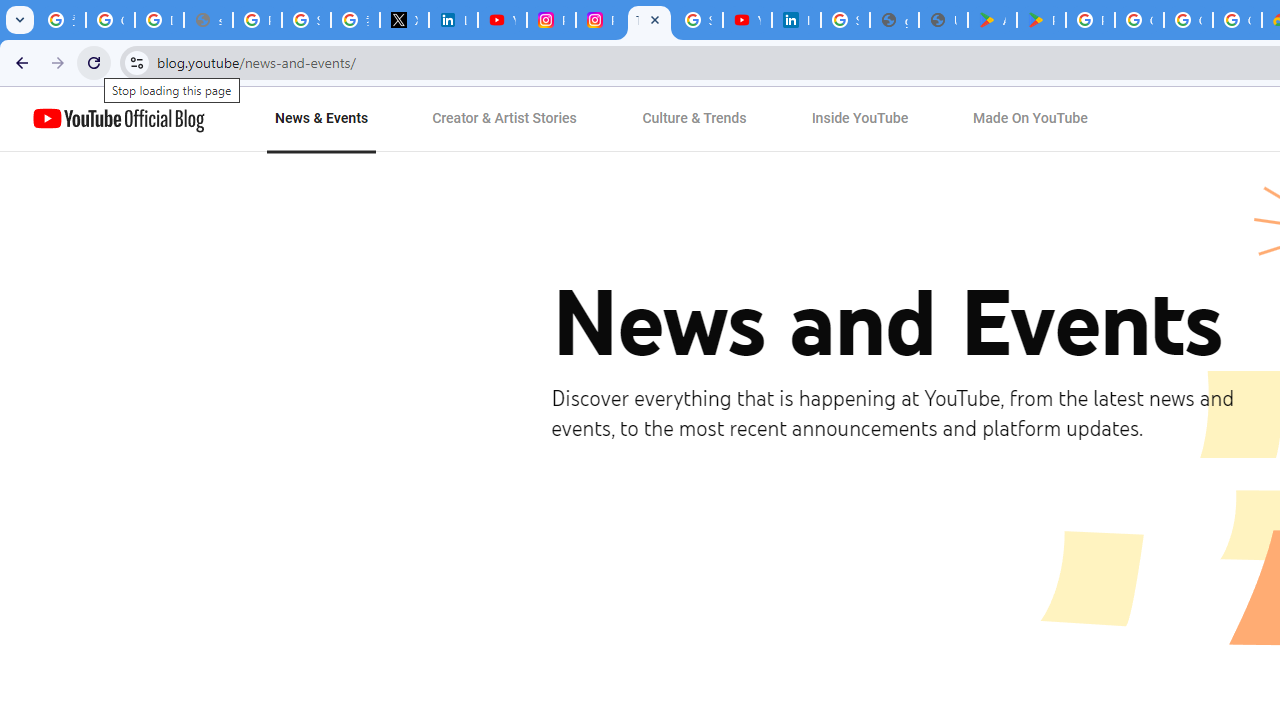 Image resolution: width=1280 pixels, height=720 pixels. I want to click on 'YouTube Content Monetization Policies - How YouTube Works', so click(502, 20).